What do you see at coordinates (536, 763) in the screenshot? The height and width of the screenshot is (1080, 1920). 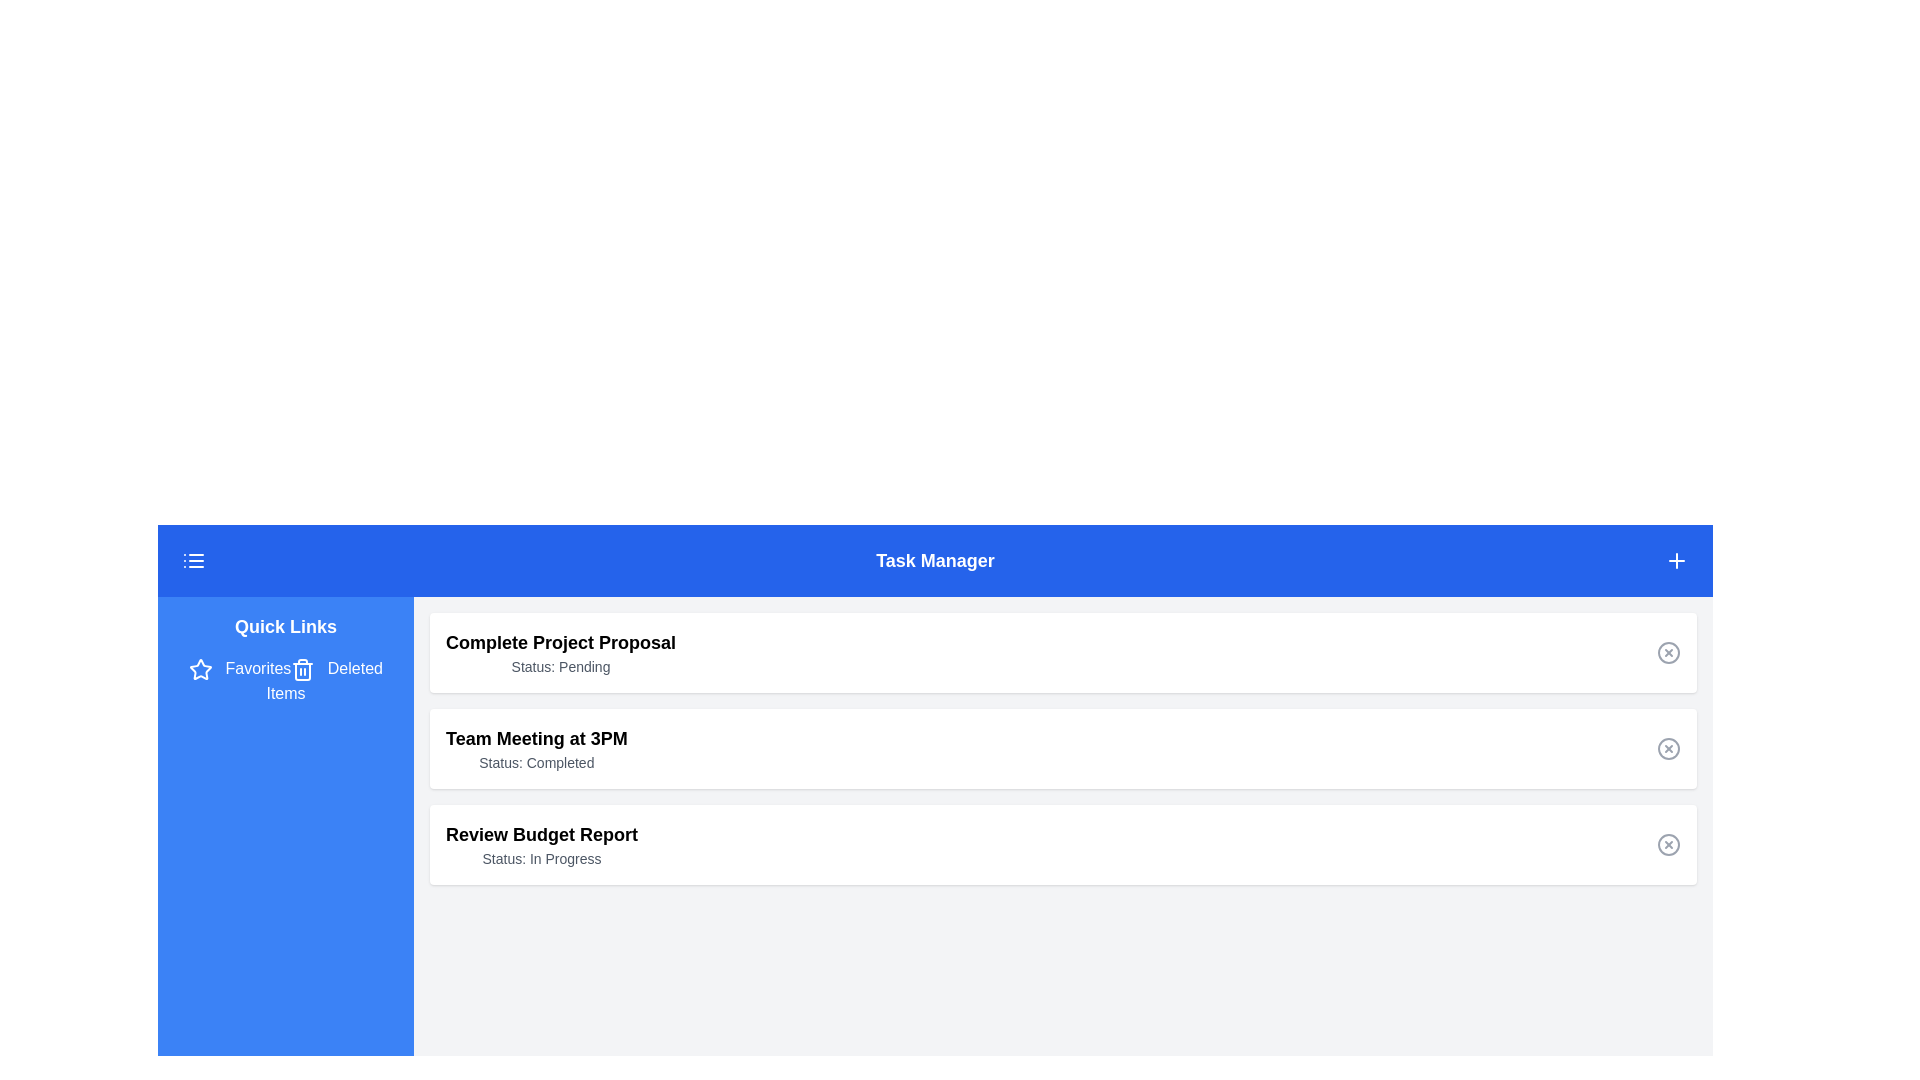 I see `the 'Status: Completed' text label, which is located below the 'Team Meeting at 3PM' text and aligned with other status elements in the list` at bounding box center [536, 763].